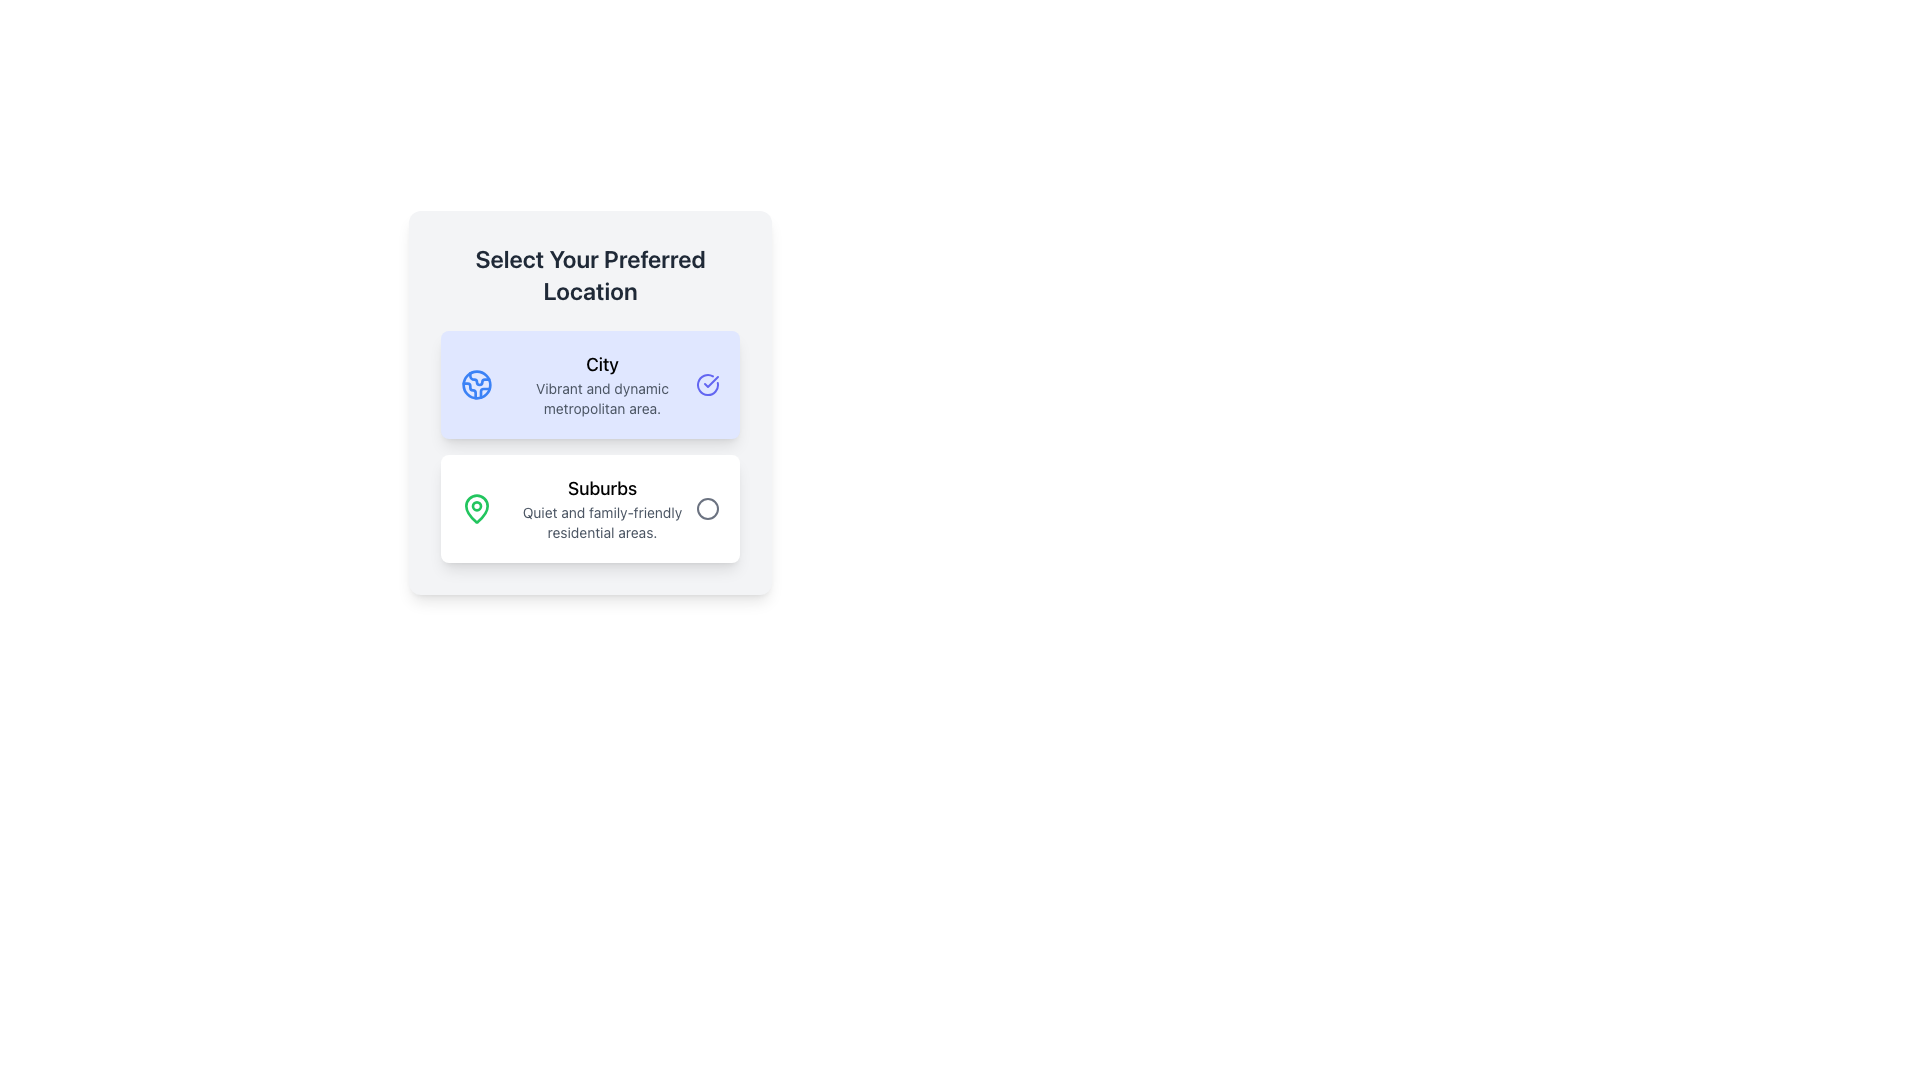 The height and width of the screenshot is (1080, 1920). Describe the element at coordinates (708, 385) in the screenshot. I see `the circular indigo icon with a checkmark inside, located in the top-right corner of the 'City' selection card, next to the descriptive text 'Vibrant and dynamic metropolitan area.'` at that location.